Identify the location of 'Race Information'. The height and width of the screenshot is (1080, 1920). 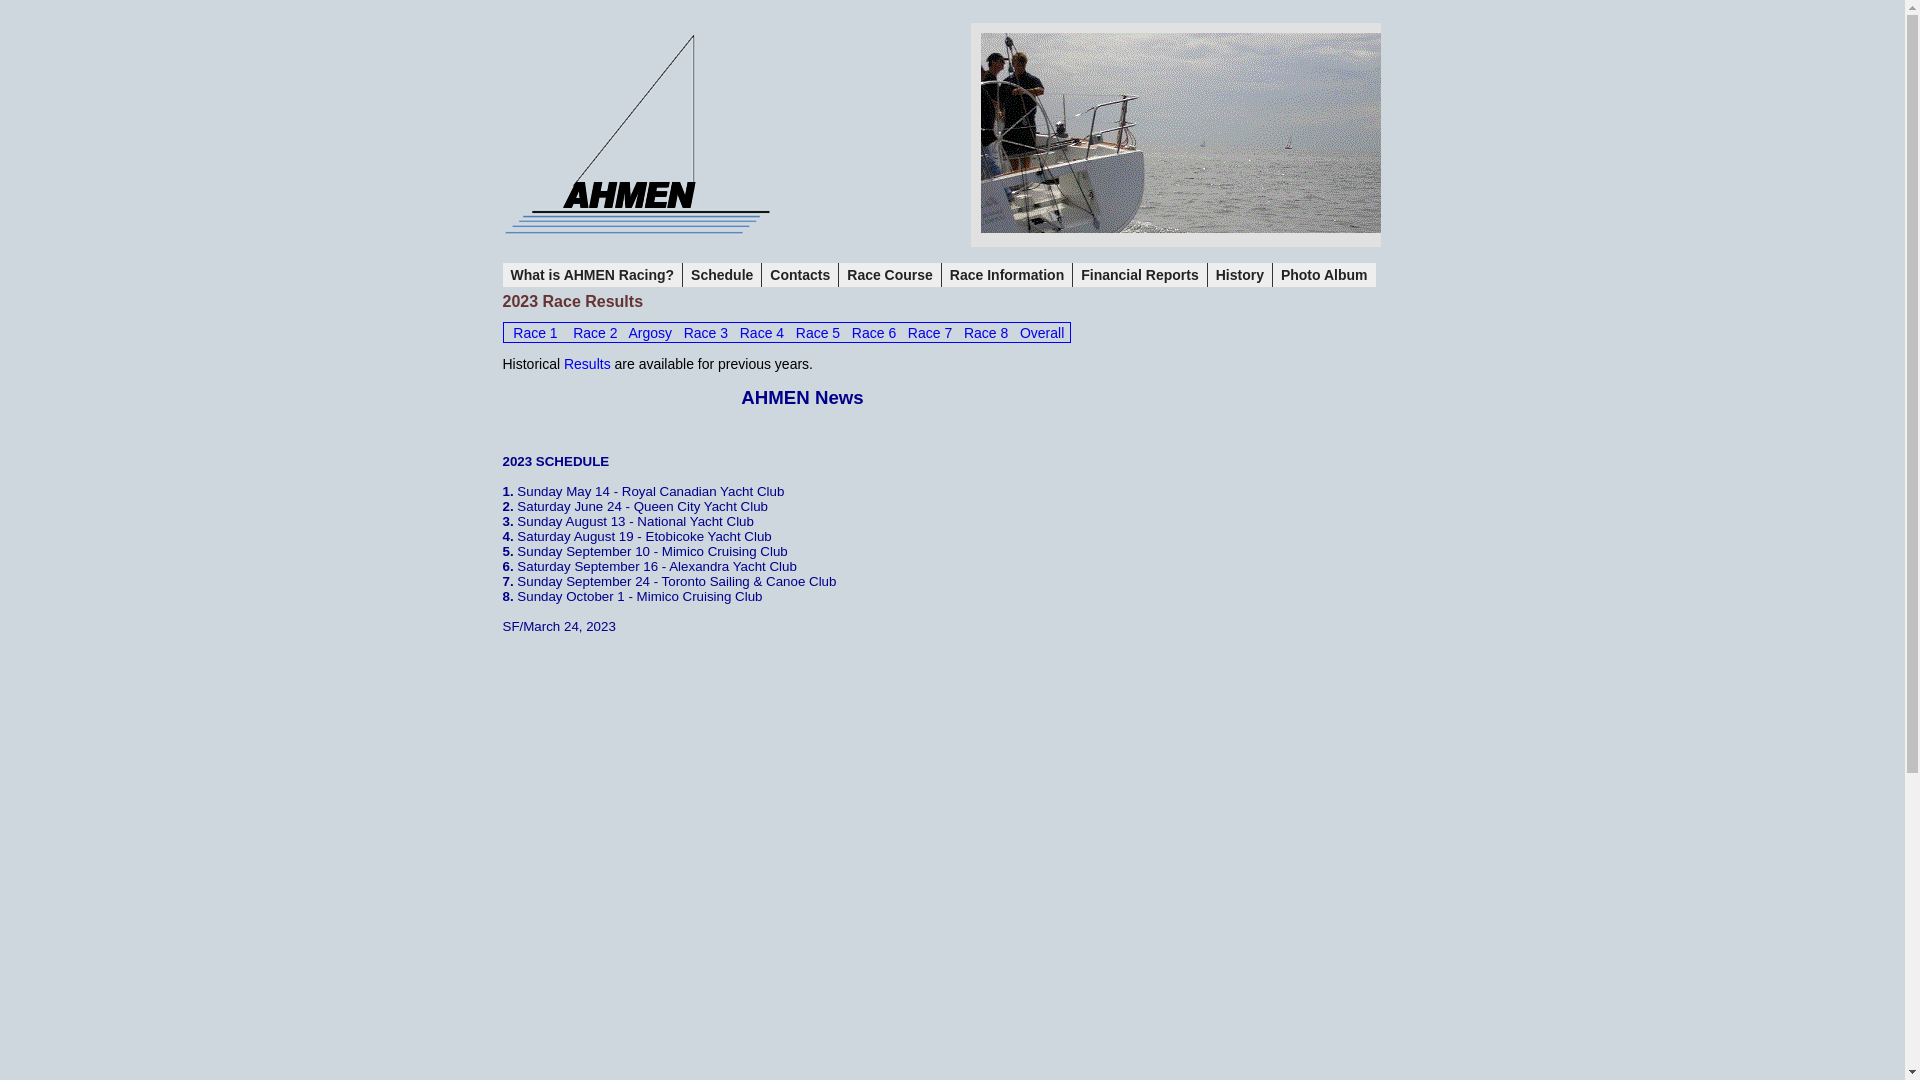
(1007, 274).